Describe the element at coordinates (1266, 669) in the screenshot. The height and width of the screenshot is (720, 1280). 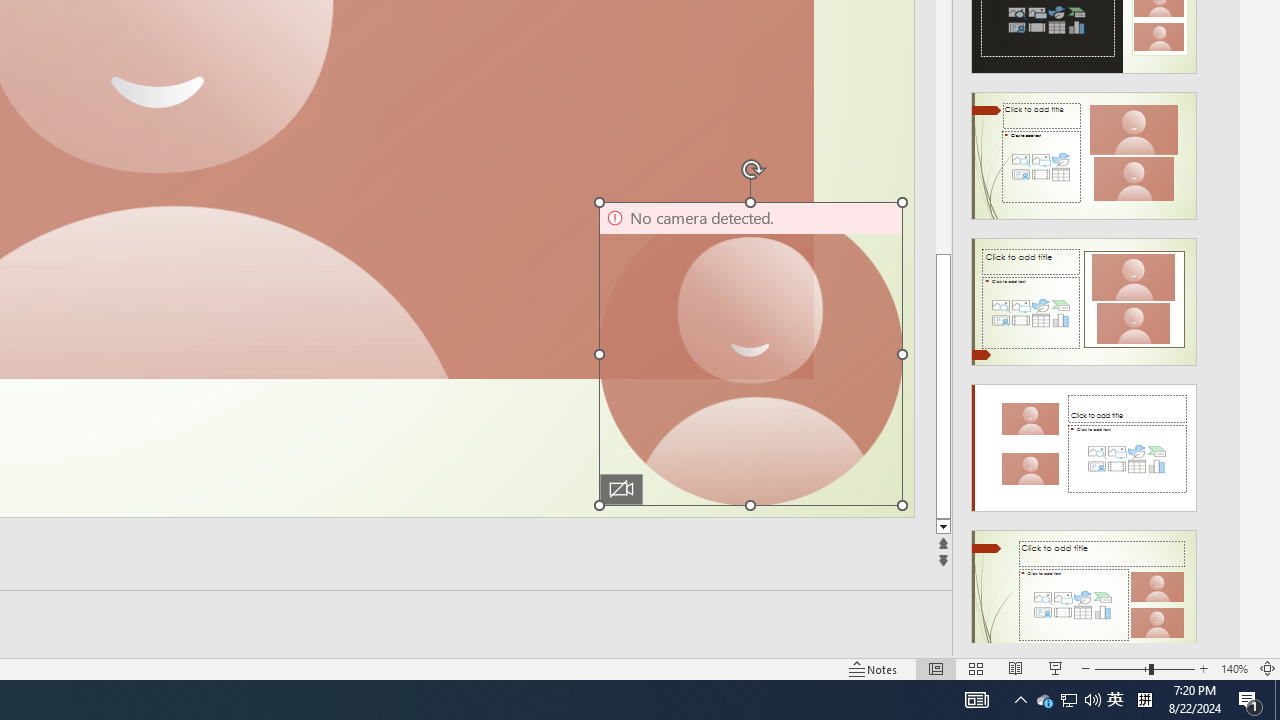
I see `'Zoom to Fit '` at that location.